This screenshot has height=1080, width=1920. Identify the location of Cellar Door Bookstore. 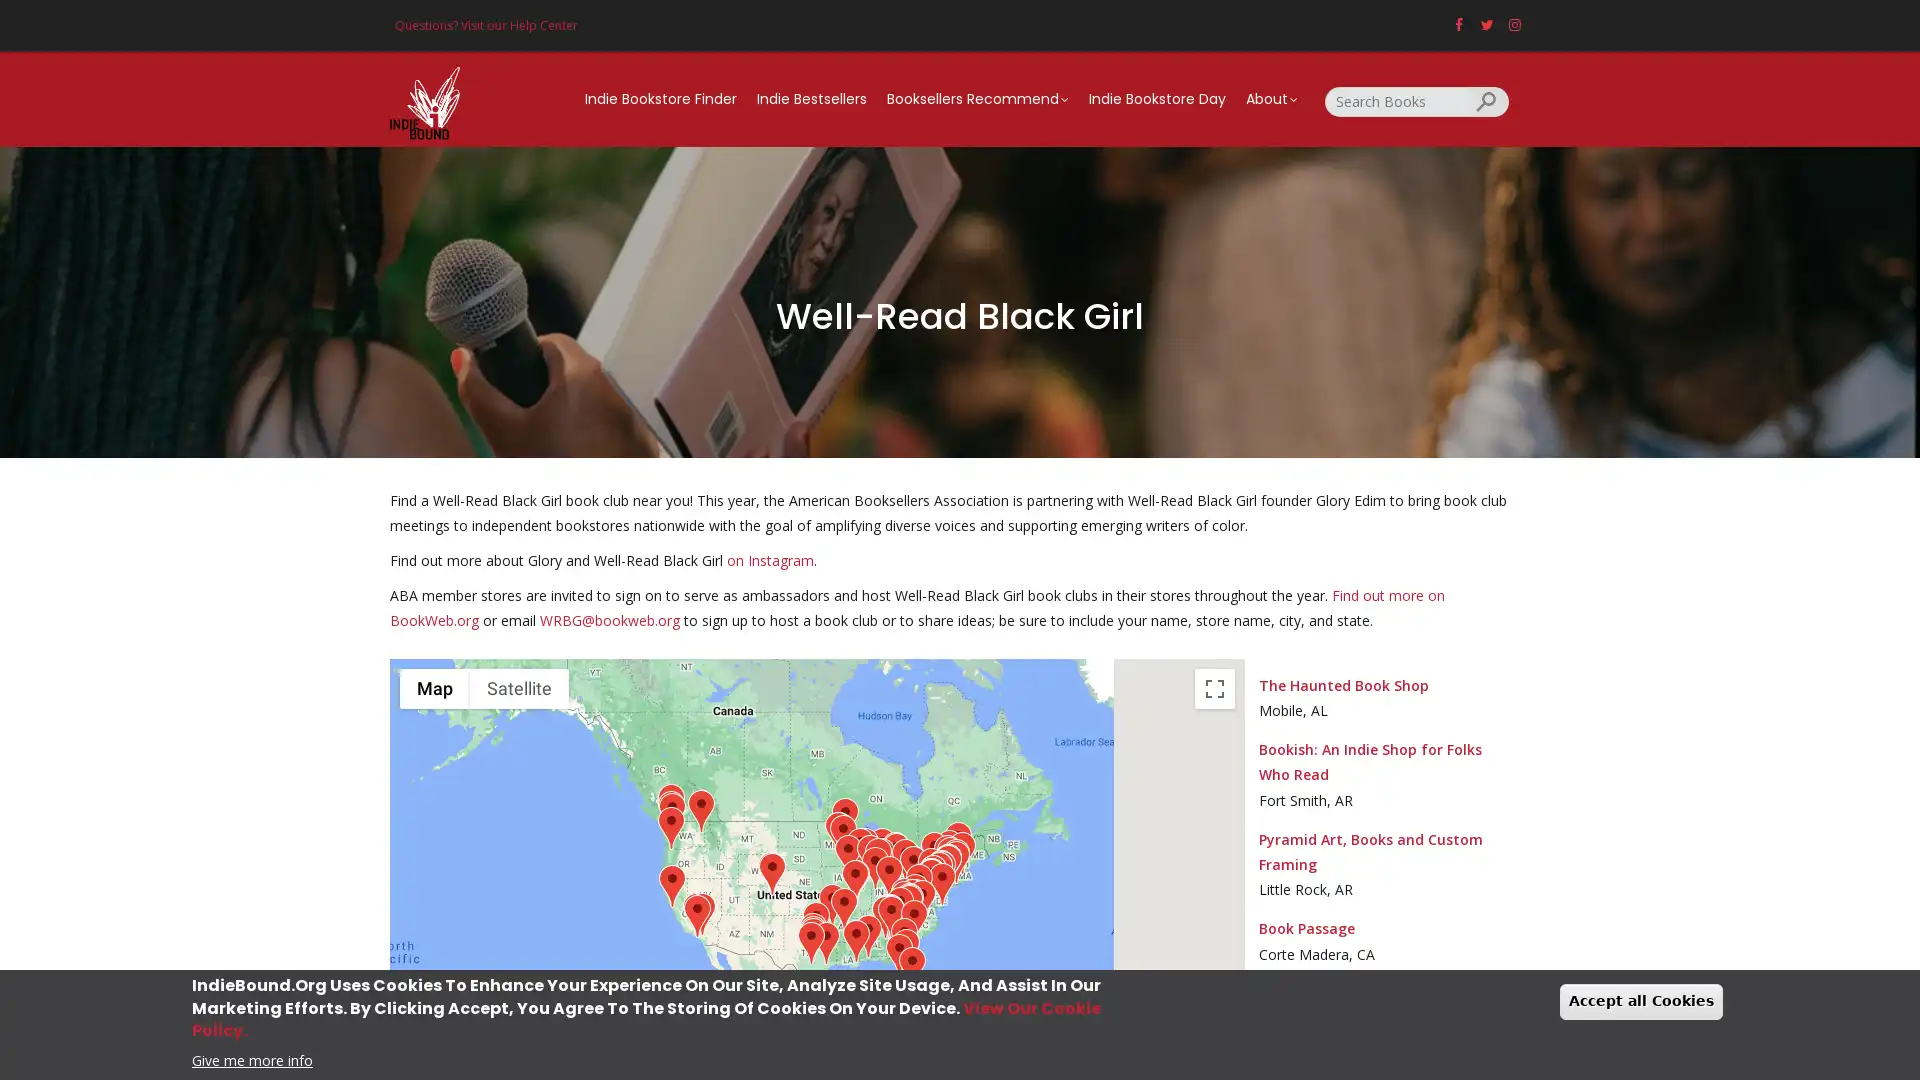
(701, 913).